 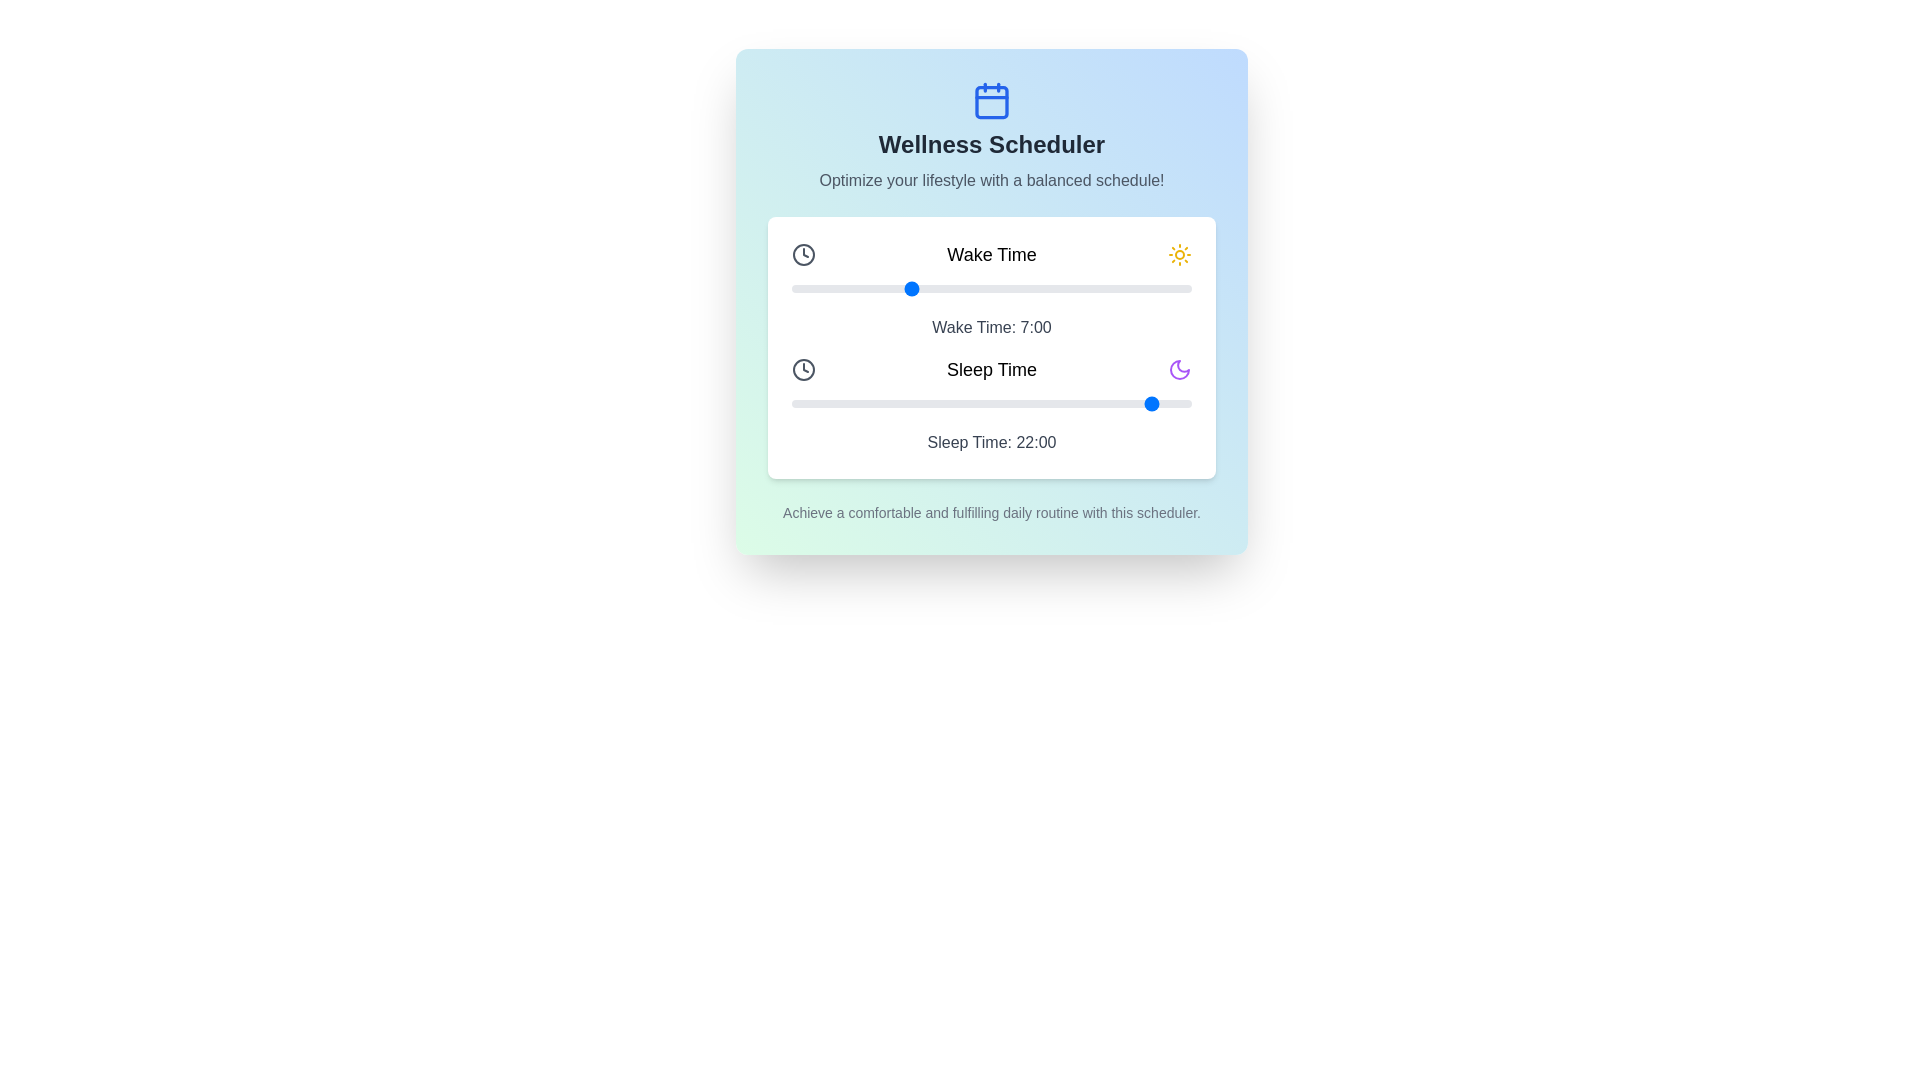 I want to click on text content of the bold heading 'Wellness Scheduler' which is centrally positioned at the top of the card element, so click(x=992, y=144).